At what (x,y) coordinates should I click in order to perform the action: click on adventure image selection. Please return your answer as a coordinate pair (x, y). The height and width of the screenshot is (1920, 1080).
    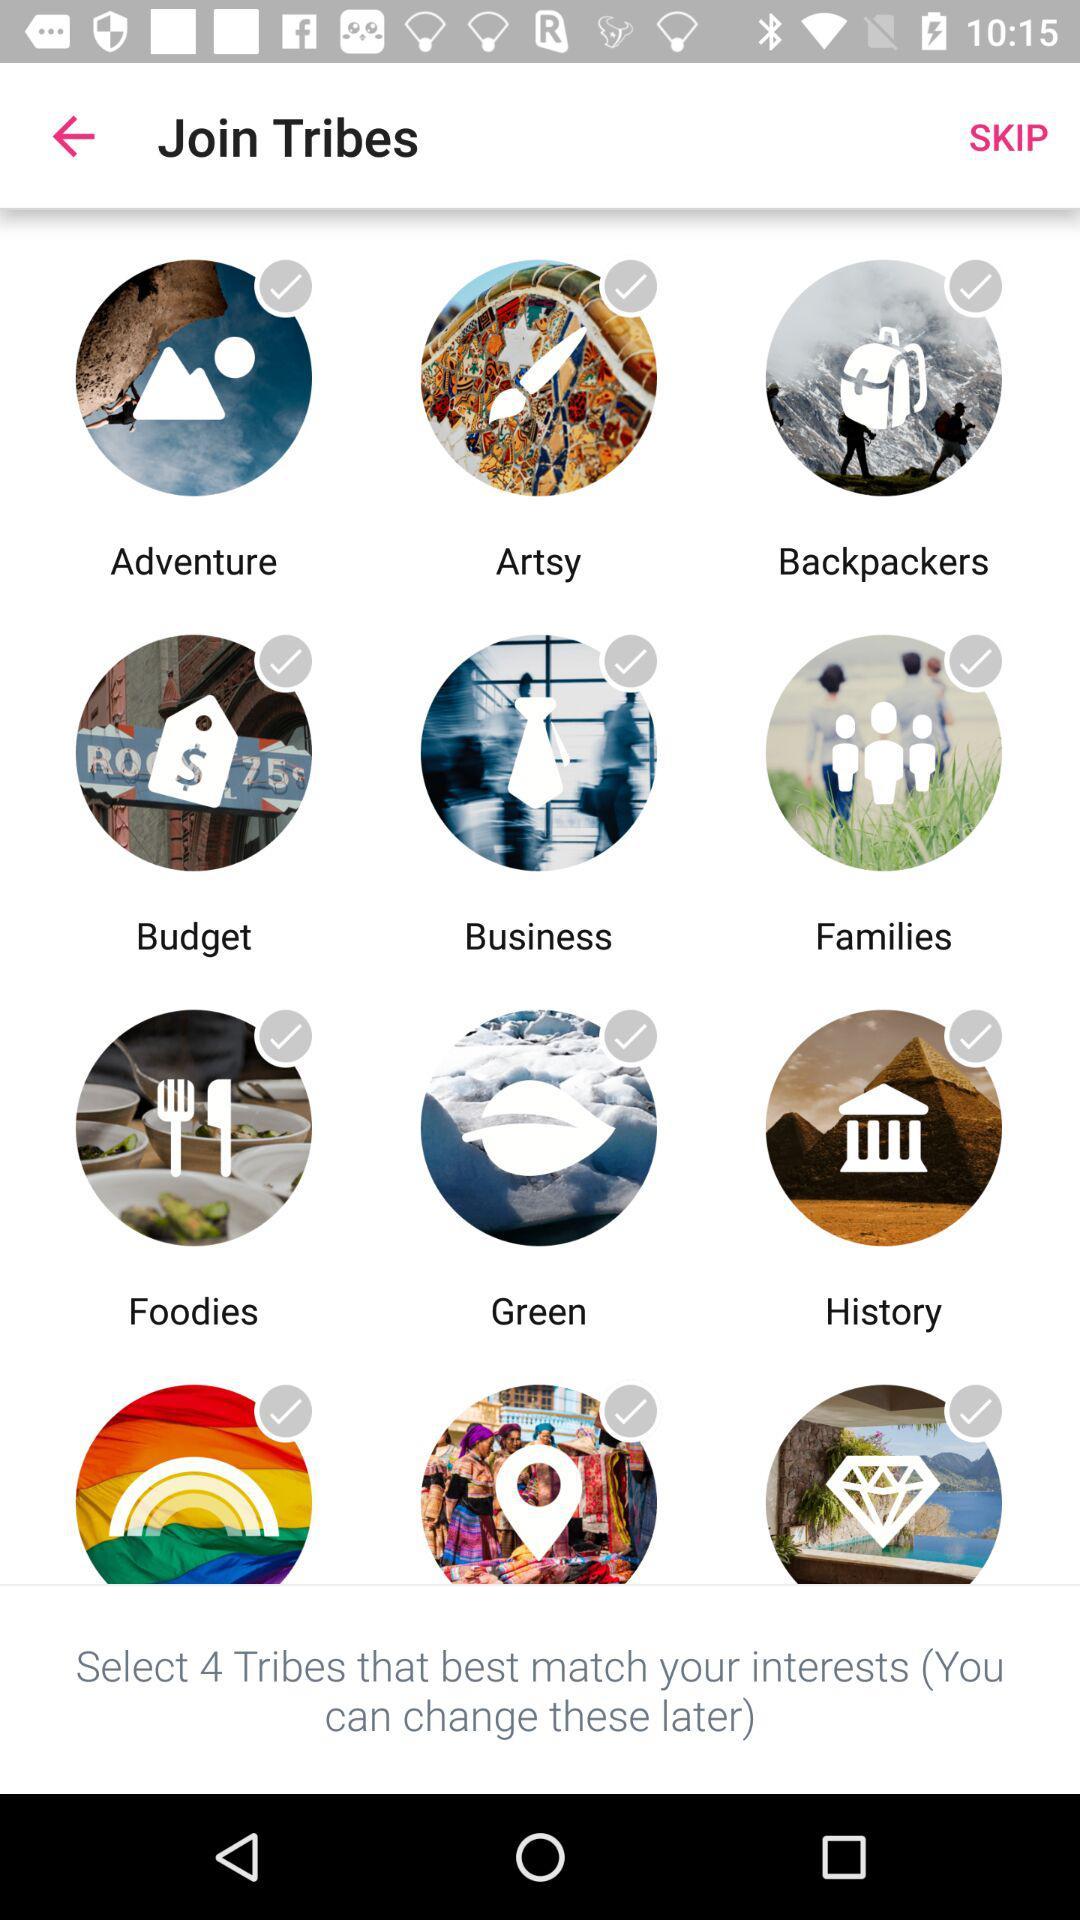
    Looking at the image, I should click on (193, 372).